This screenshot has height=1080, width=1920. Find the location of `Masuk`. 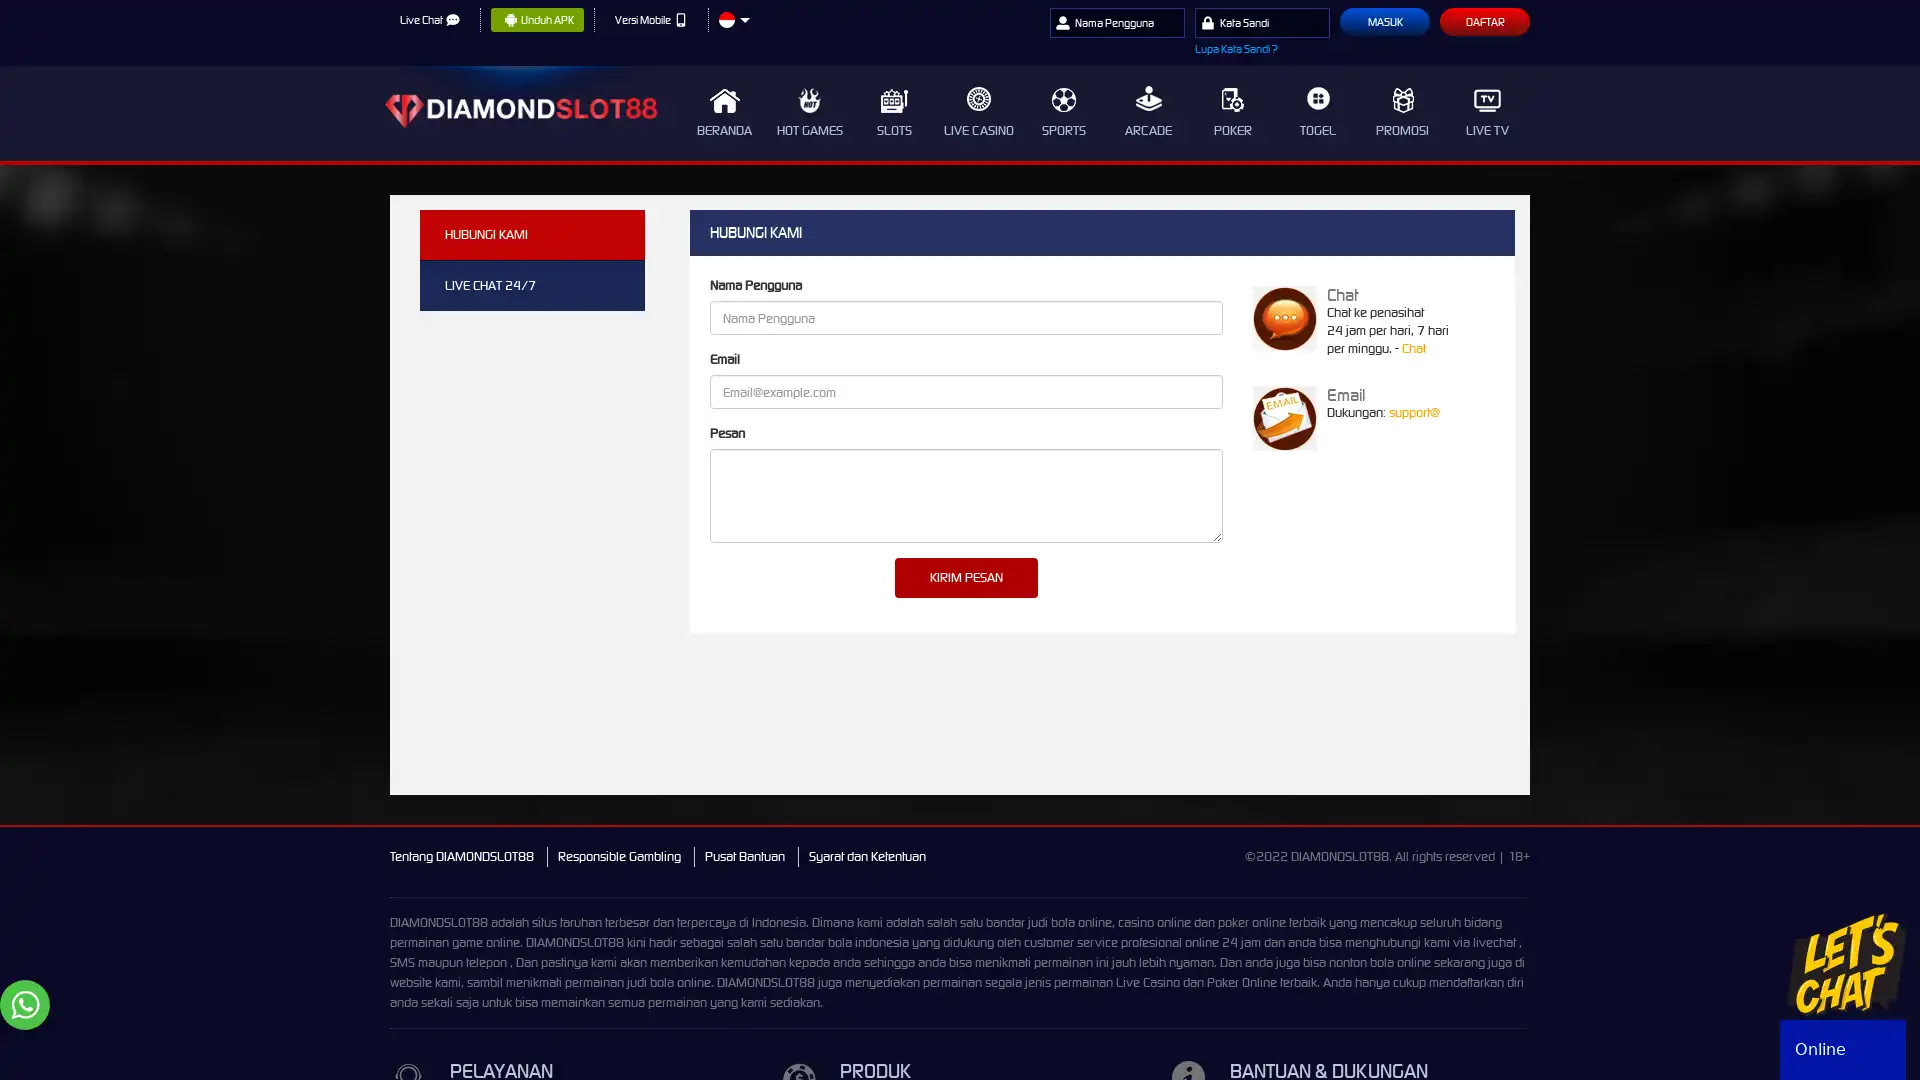

Masuk is located at coordinates (1384, 22).